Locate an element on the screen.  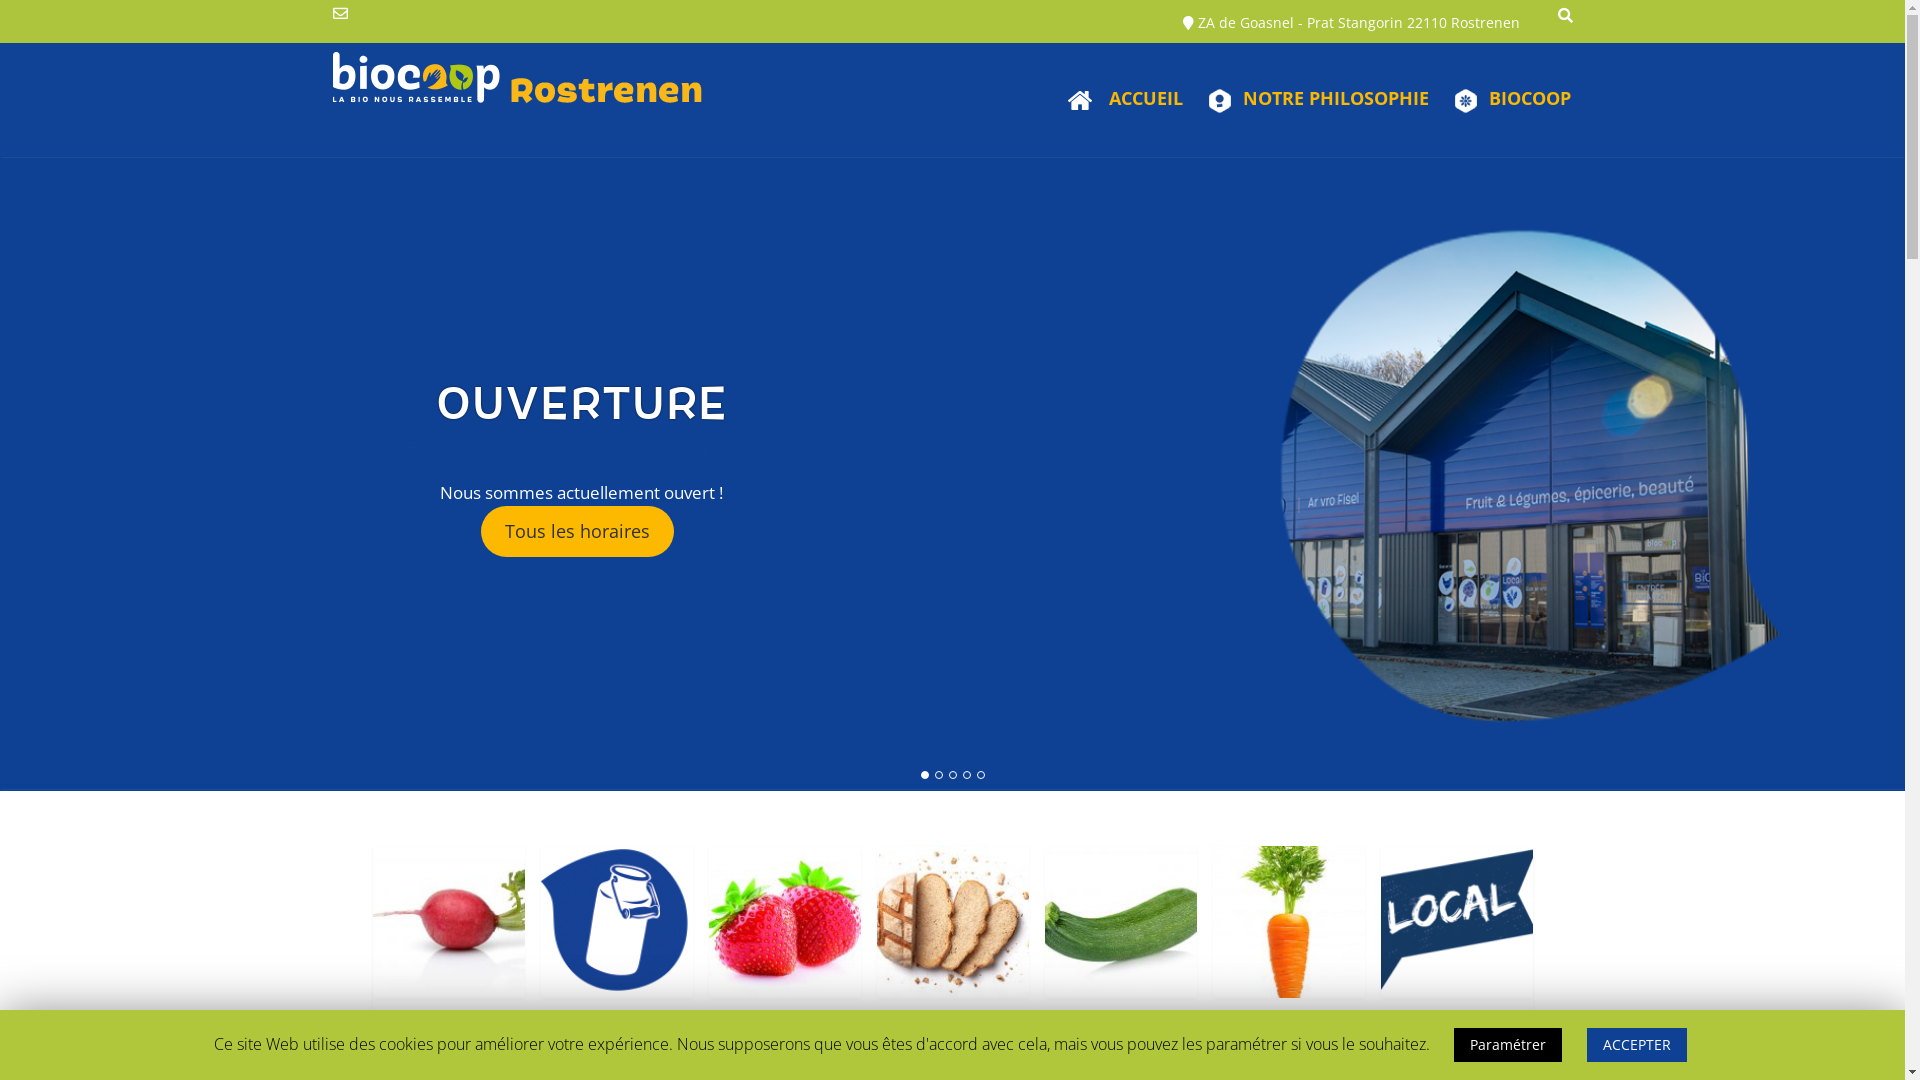
'2' is located at coordinates (938, 772).